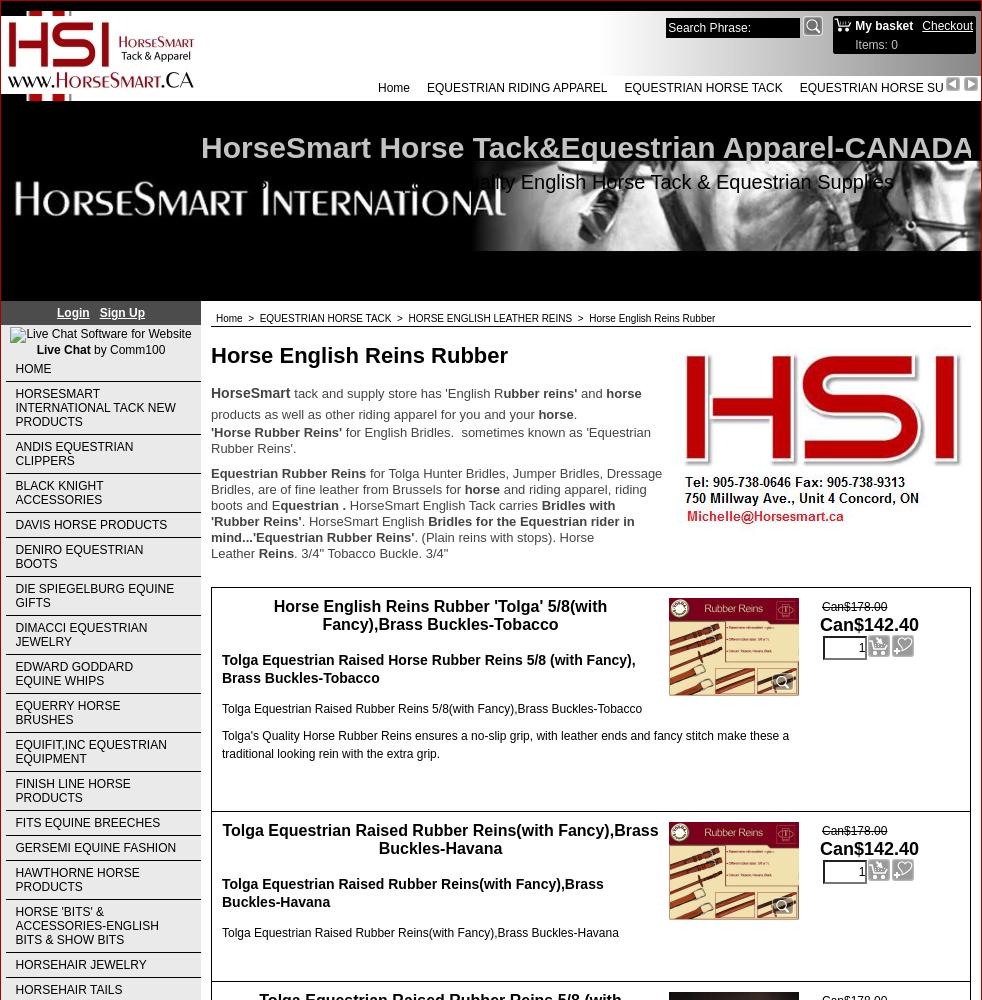  I want to click on 'FITS EQUINE BREECHES', so click(86, 822).